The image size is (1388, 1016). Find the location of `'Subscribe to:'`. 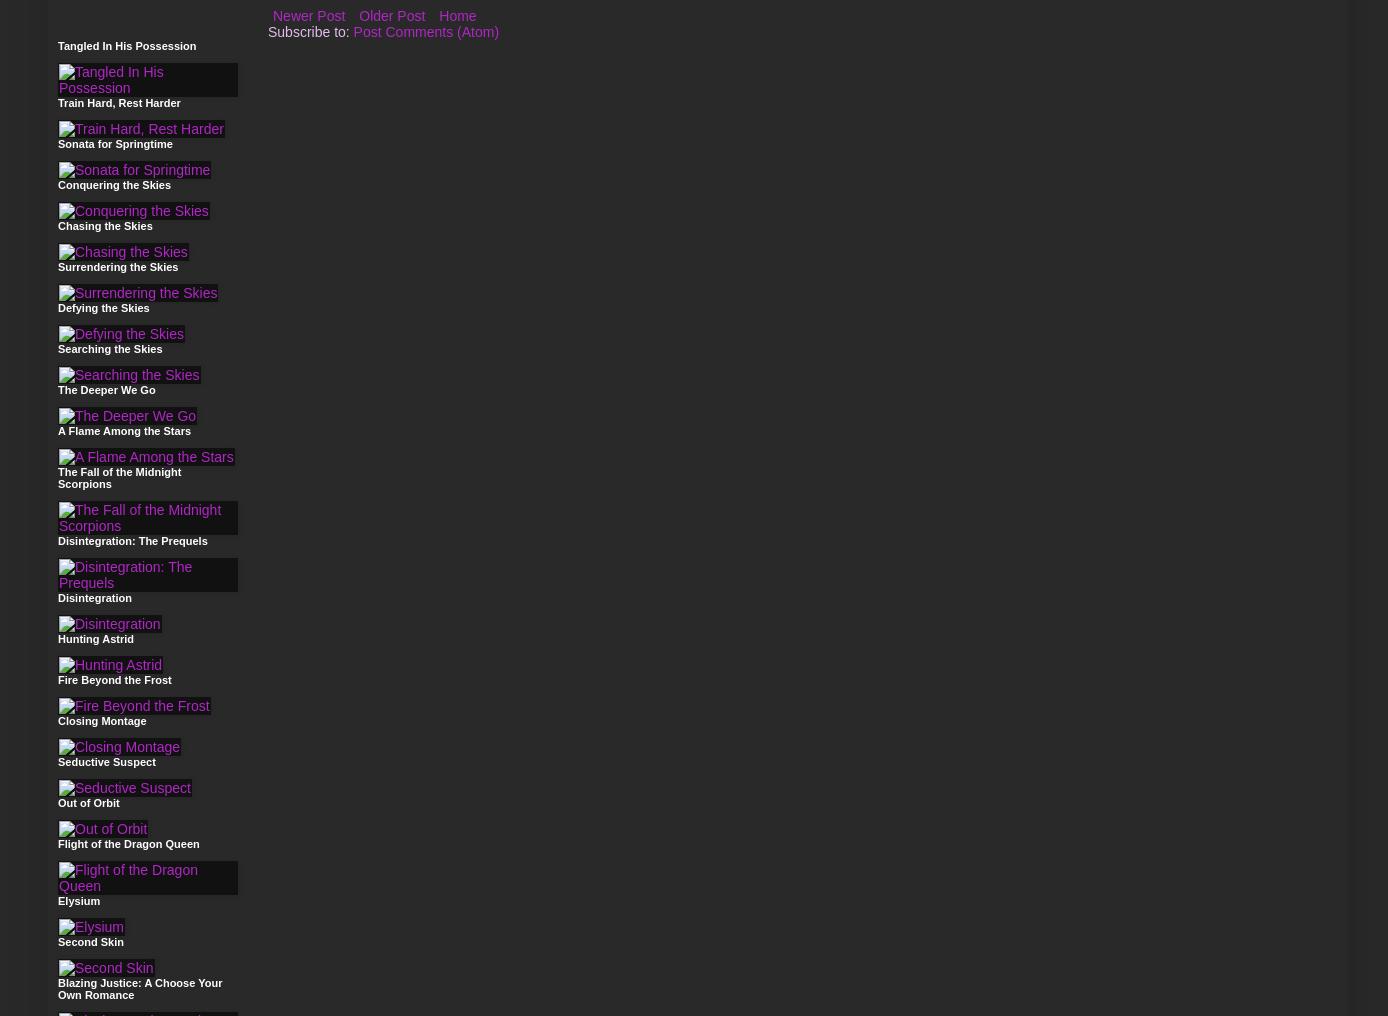

'Subscribe to:' is located at coordinates (309, 31).